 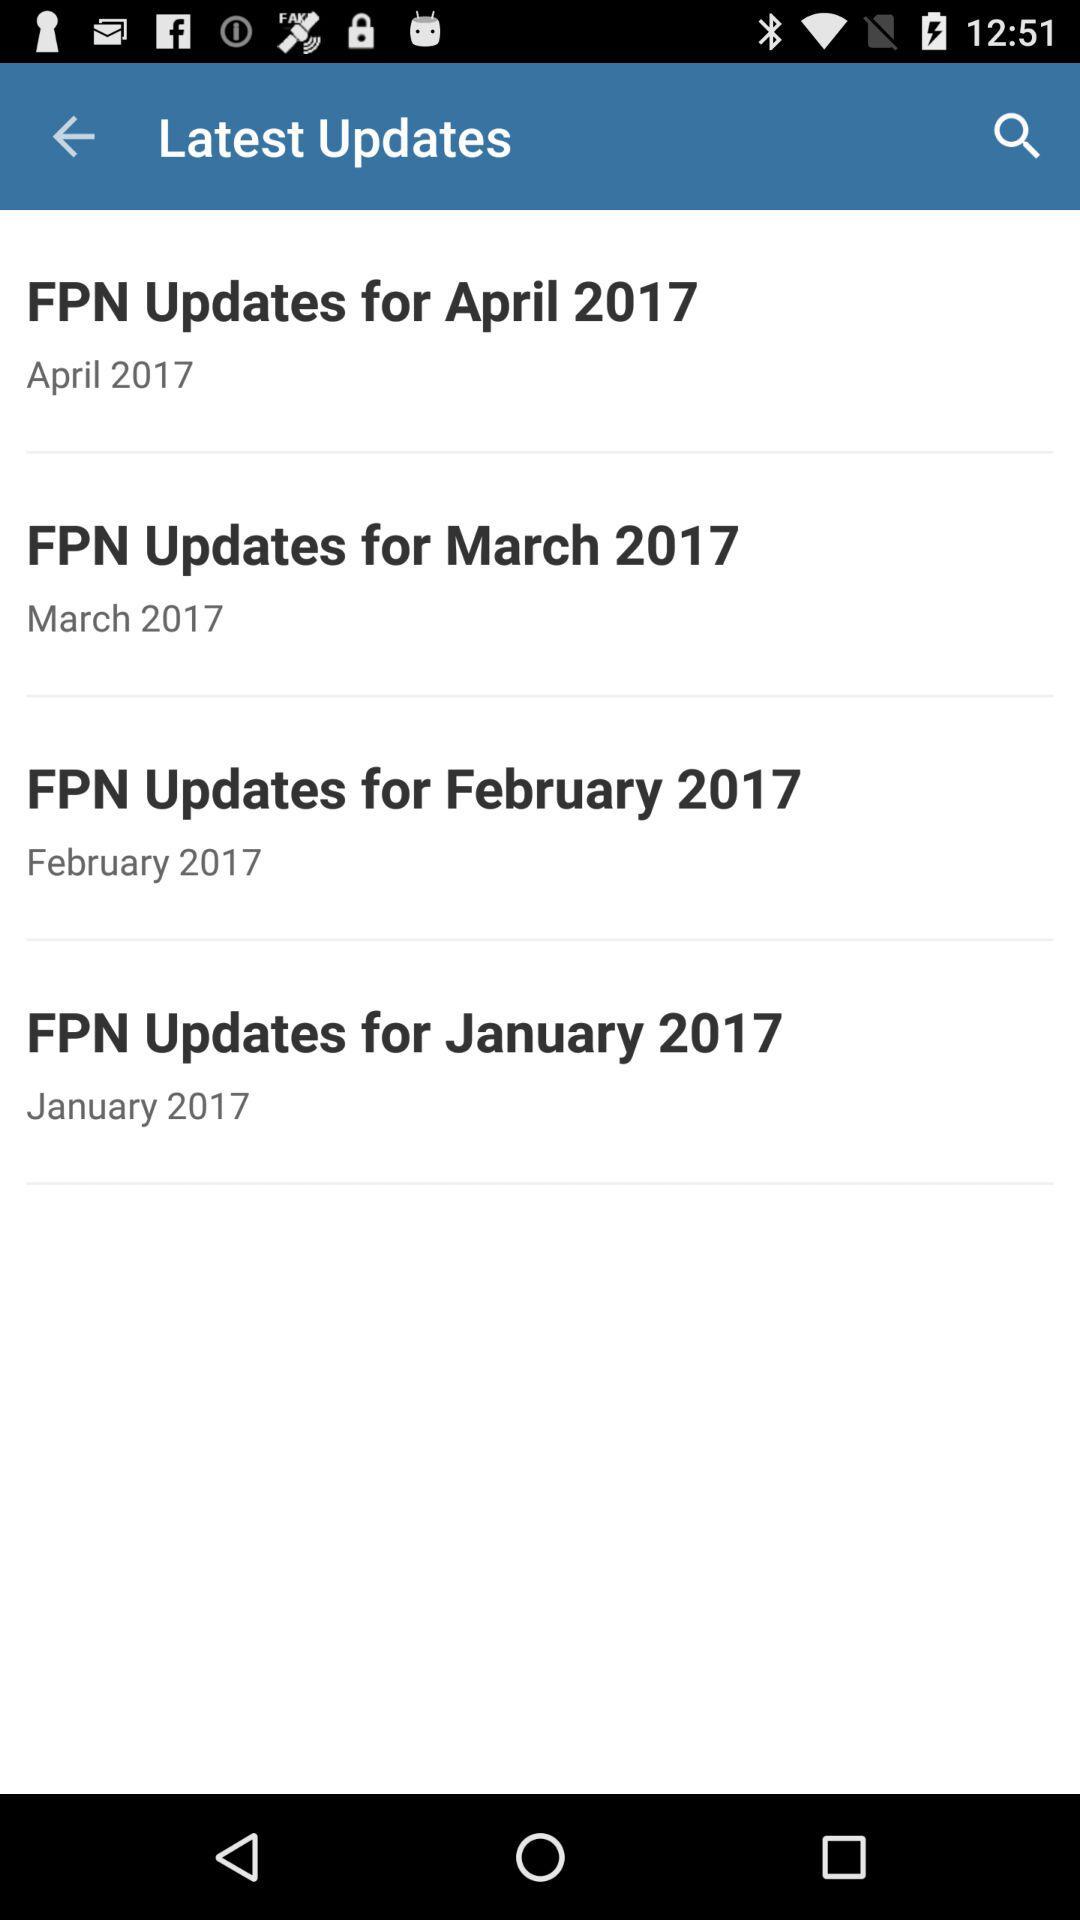 What do you see at coordinates (1017, 135) in the screenshot?
I see `the app to the right of the latest updates` at bounding box center [1017, 135].